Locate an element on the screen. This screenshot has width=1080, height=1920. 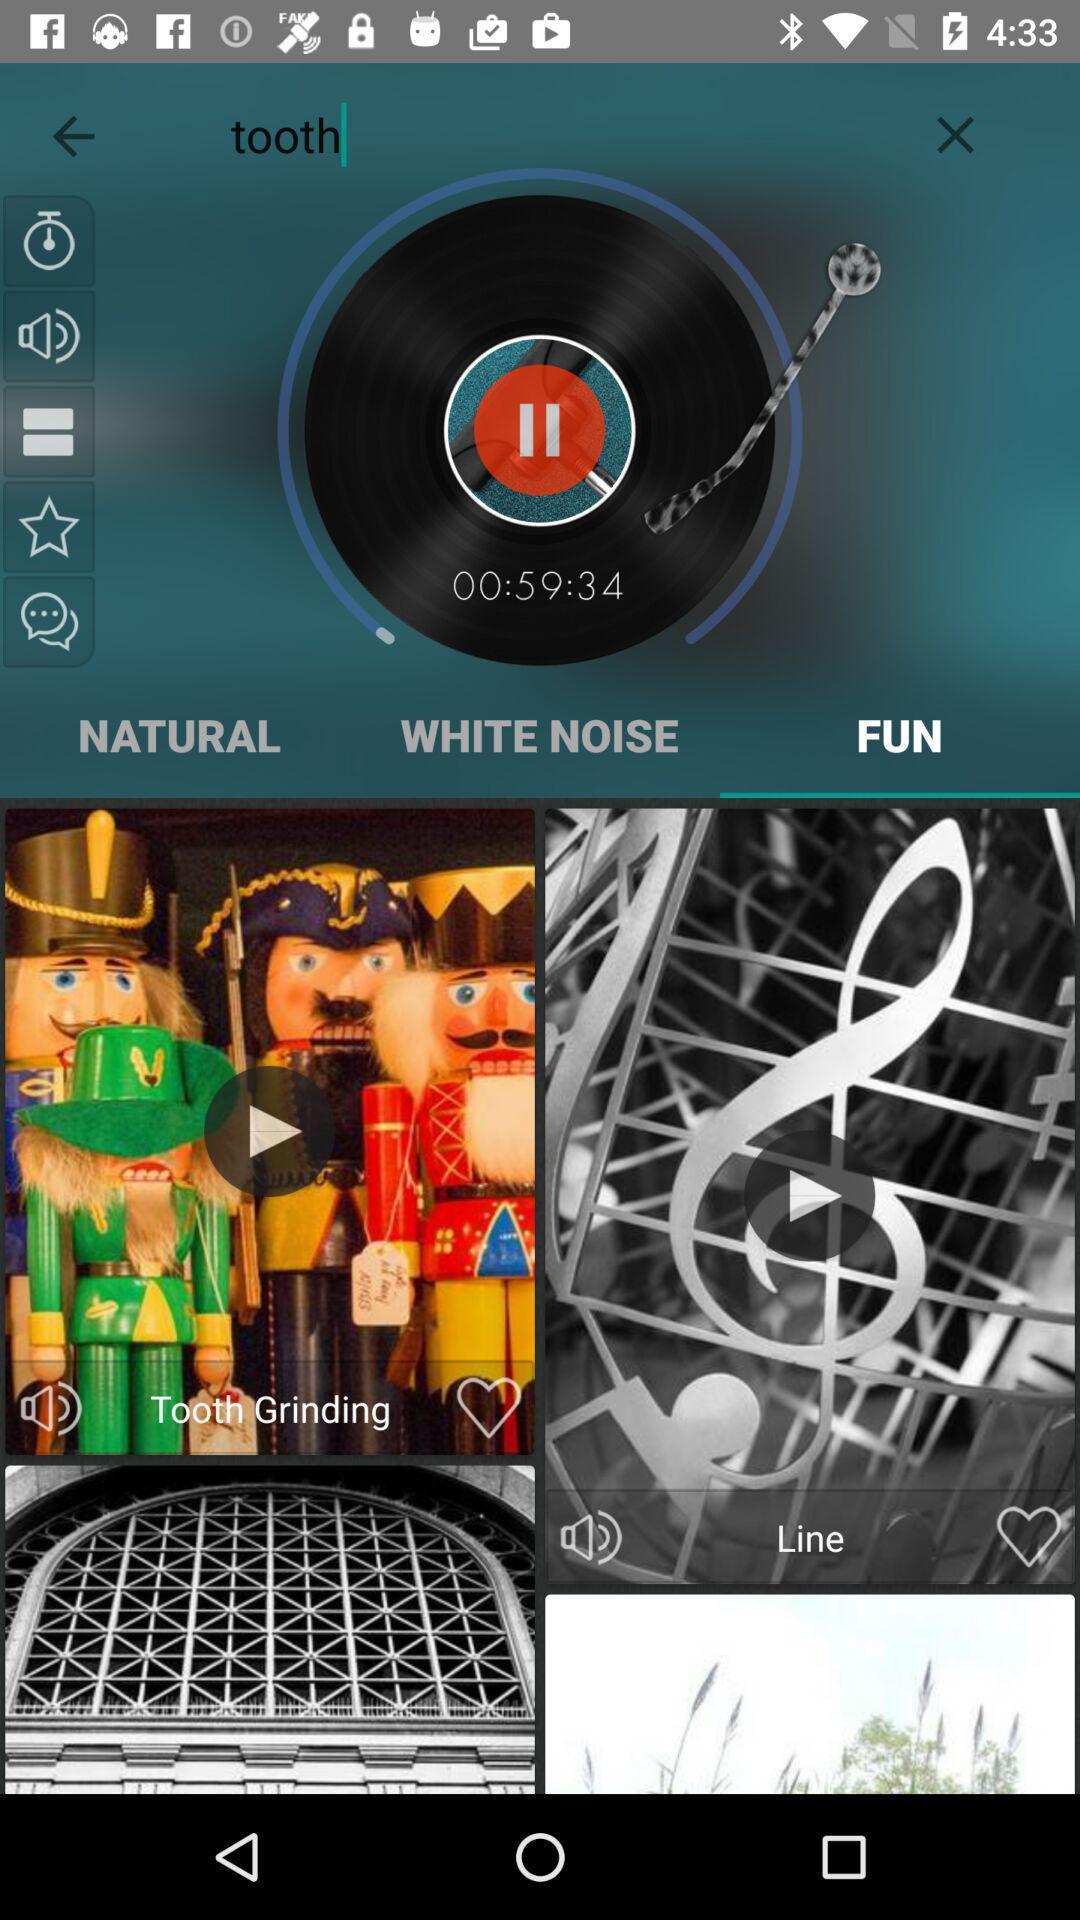
sound is located at coordinates (808, 1195).